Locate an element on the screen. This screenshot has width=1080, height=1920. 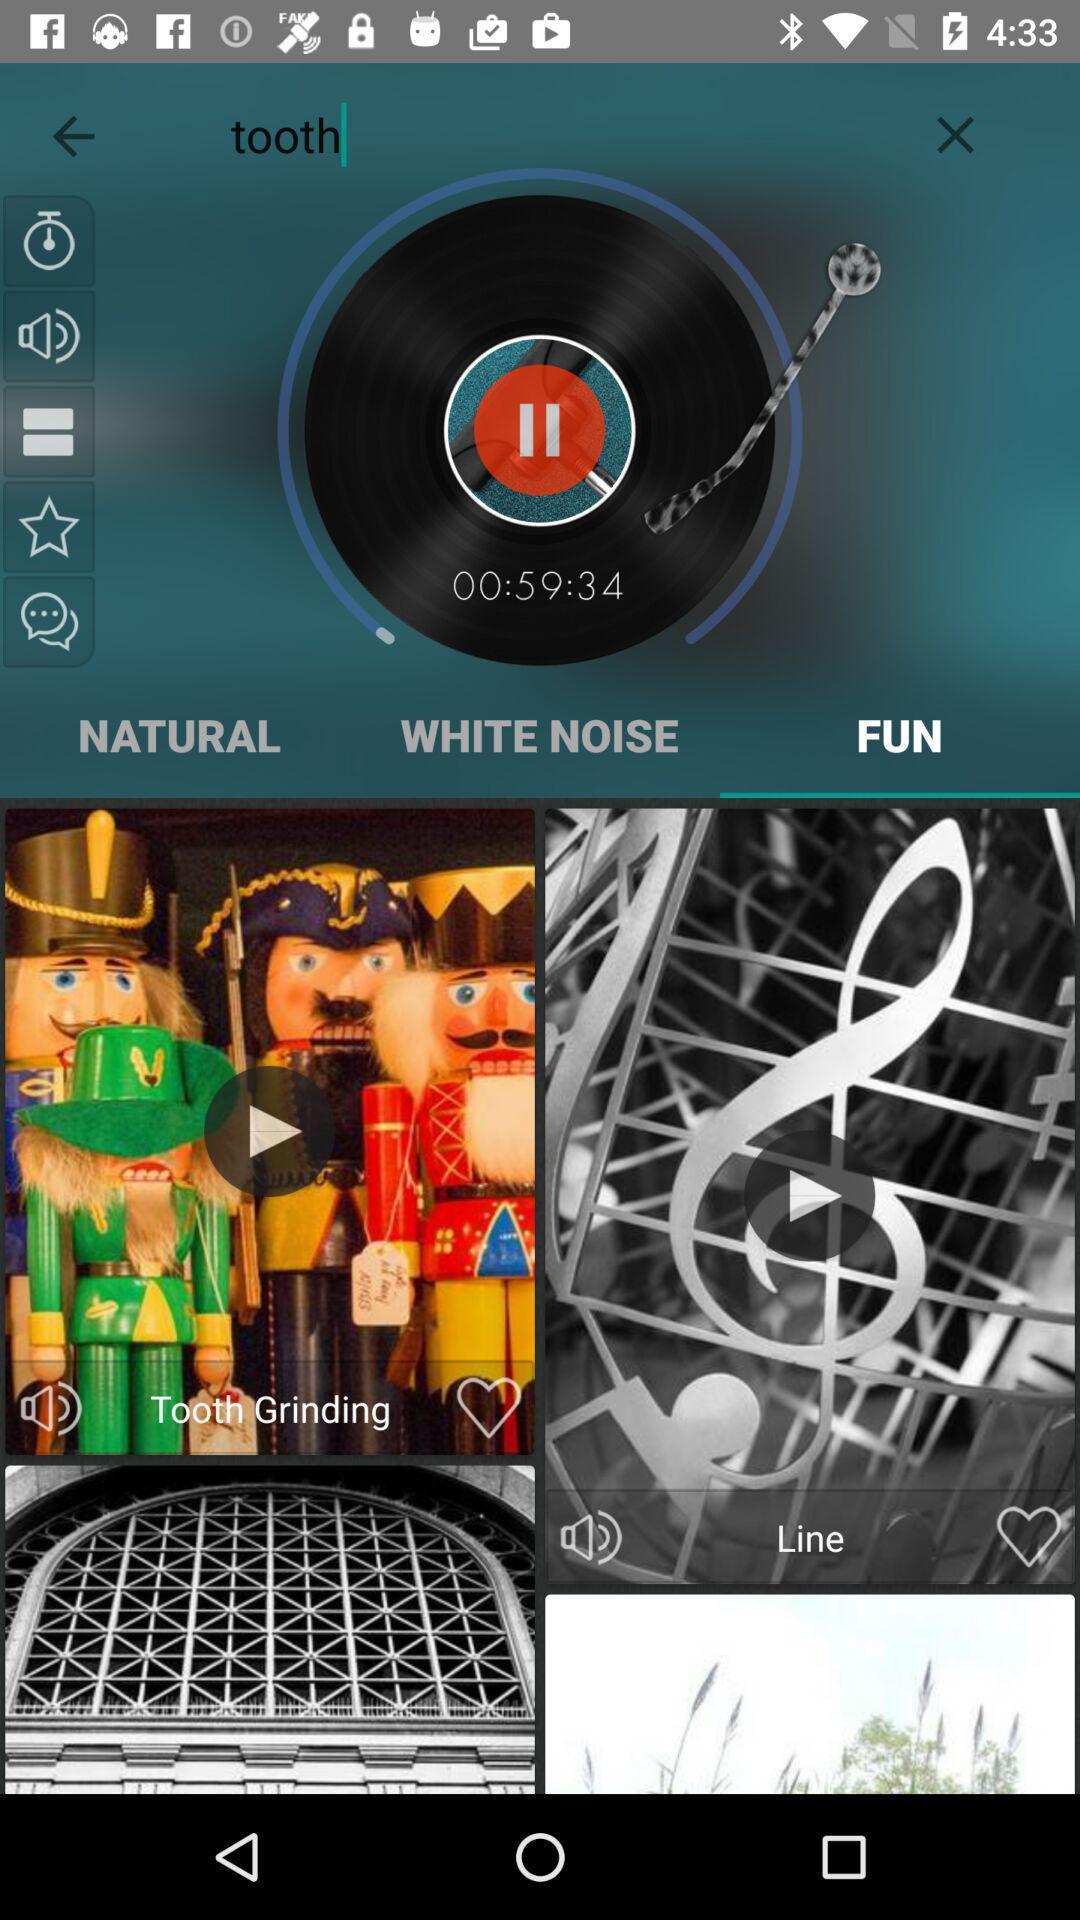
sound is located at coordinates (808, 1195).